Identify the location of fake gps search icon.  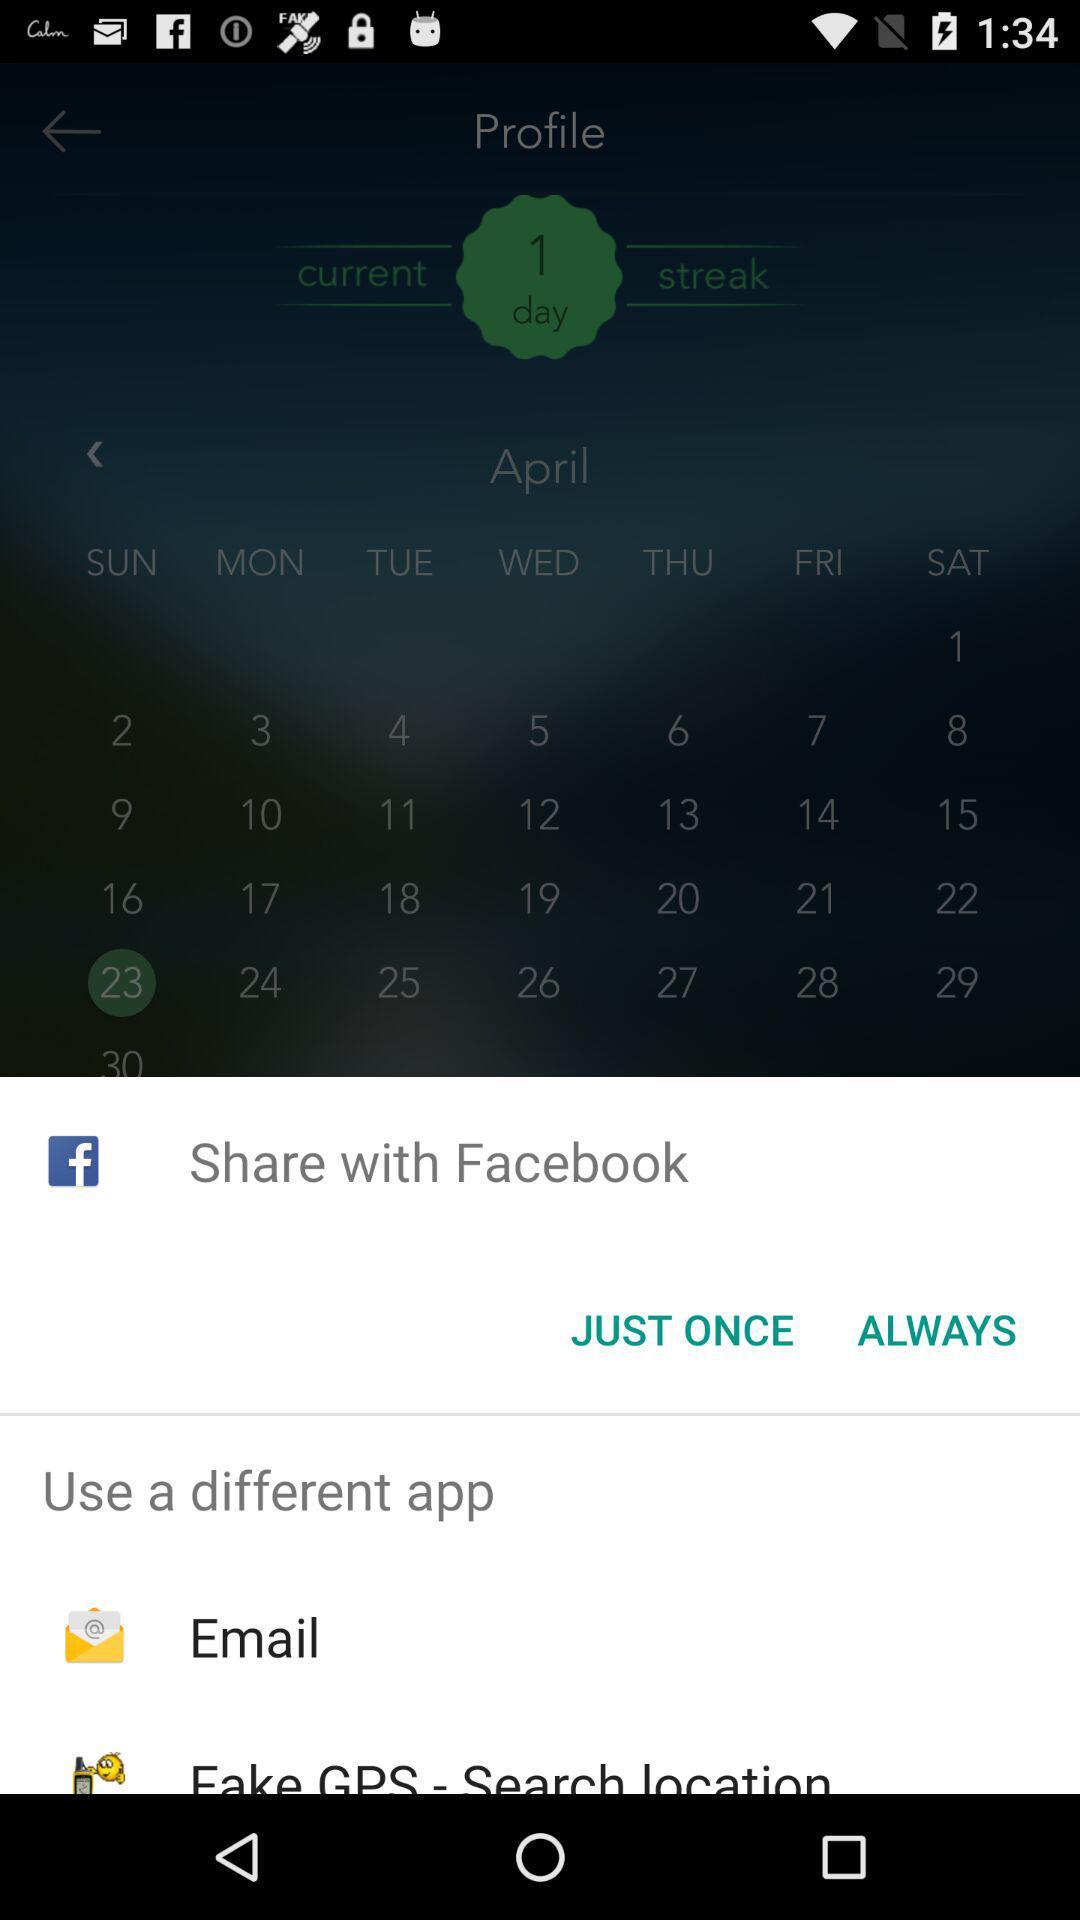
(510, 1770).